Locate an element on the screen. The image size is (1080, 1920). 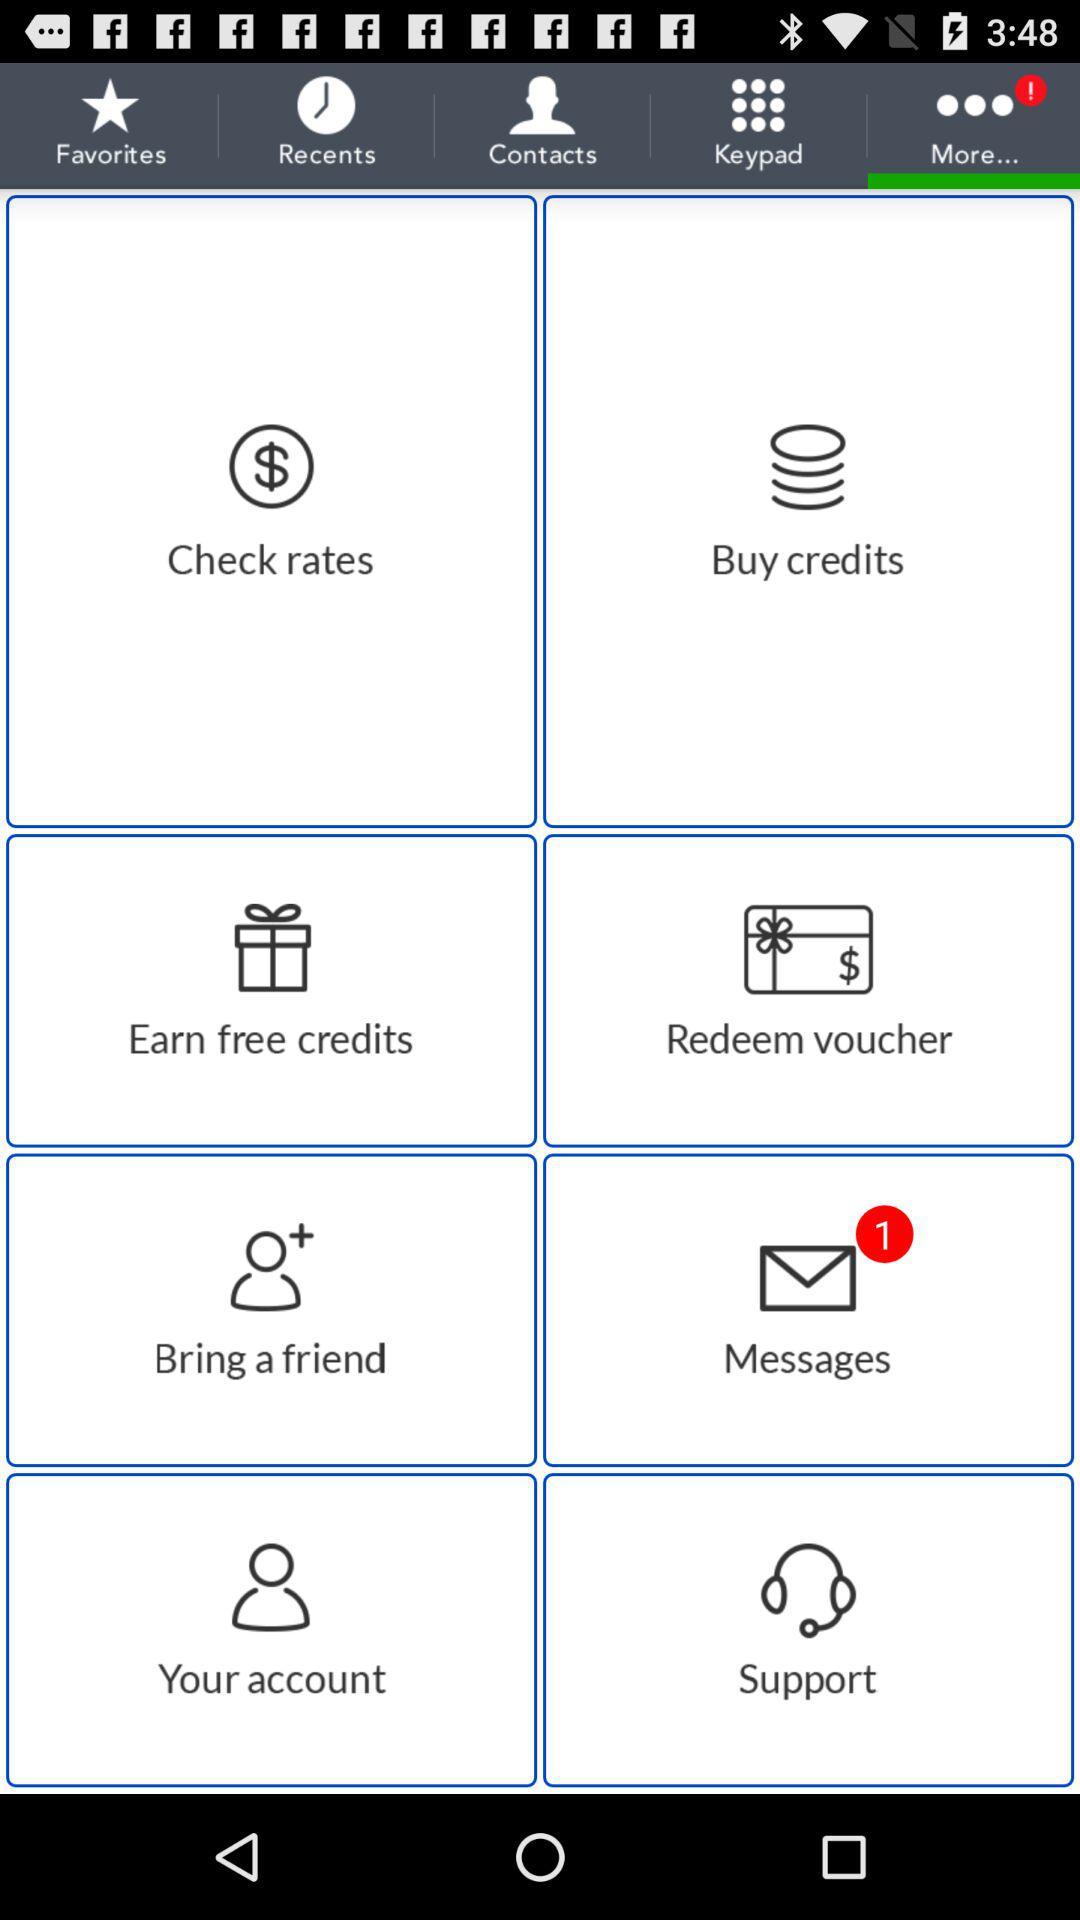
contacts is located at coordinates (271, 1310).